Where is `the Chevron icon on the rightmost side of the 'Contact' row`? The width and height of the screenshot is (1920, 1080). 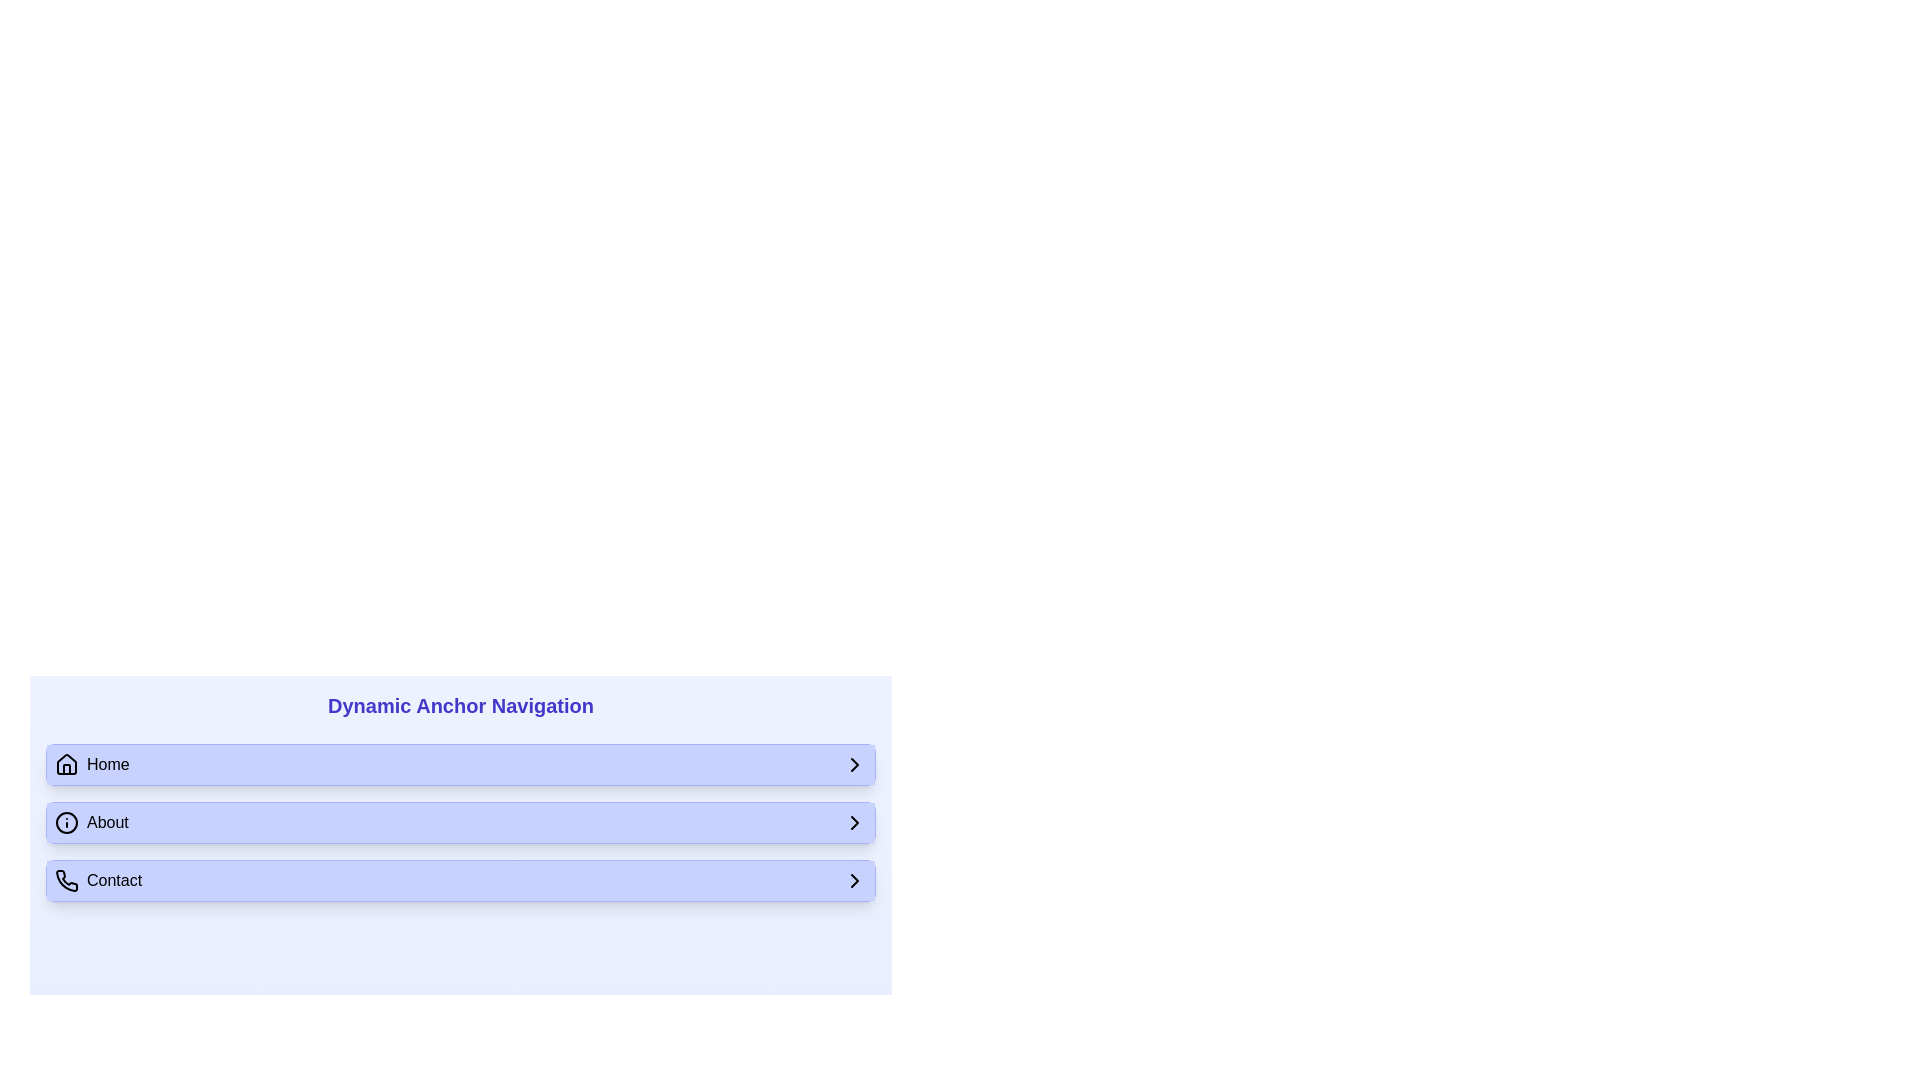 the Chevron icon on the rightmost side of the 'Contact' row is located at coordinates (854, 879).